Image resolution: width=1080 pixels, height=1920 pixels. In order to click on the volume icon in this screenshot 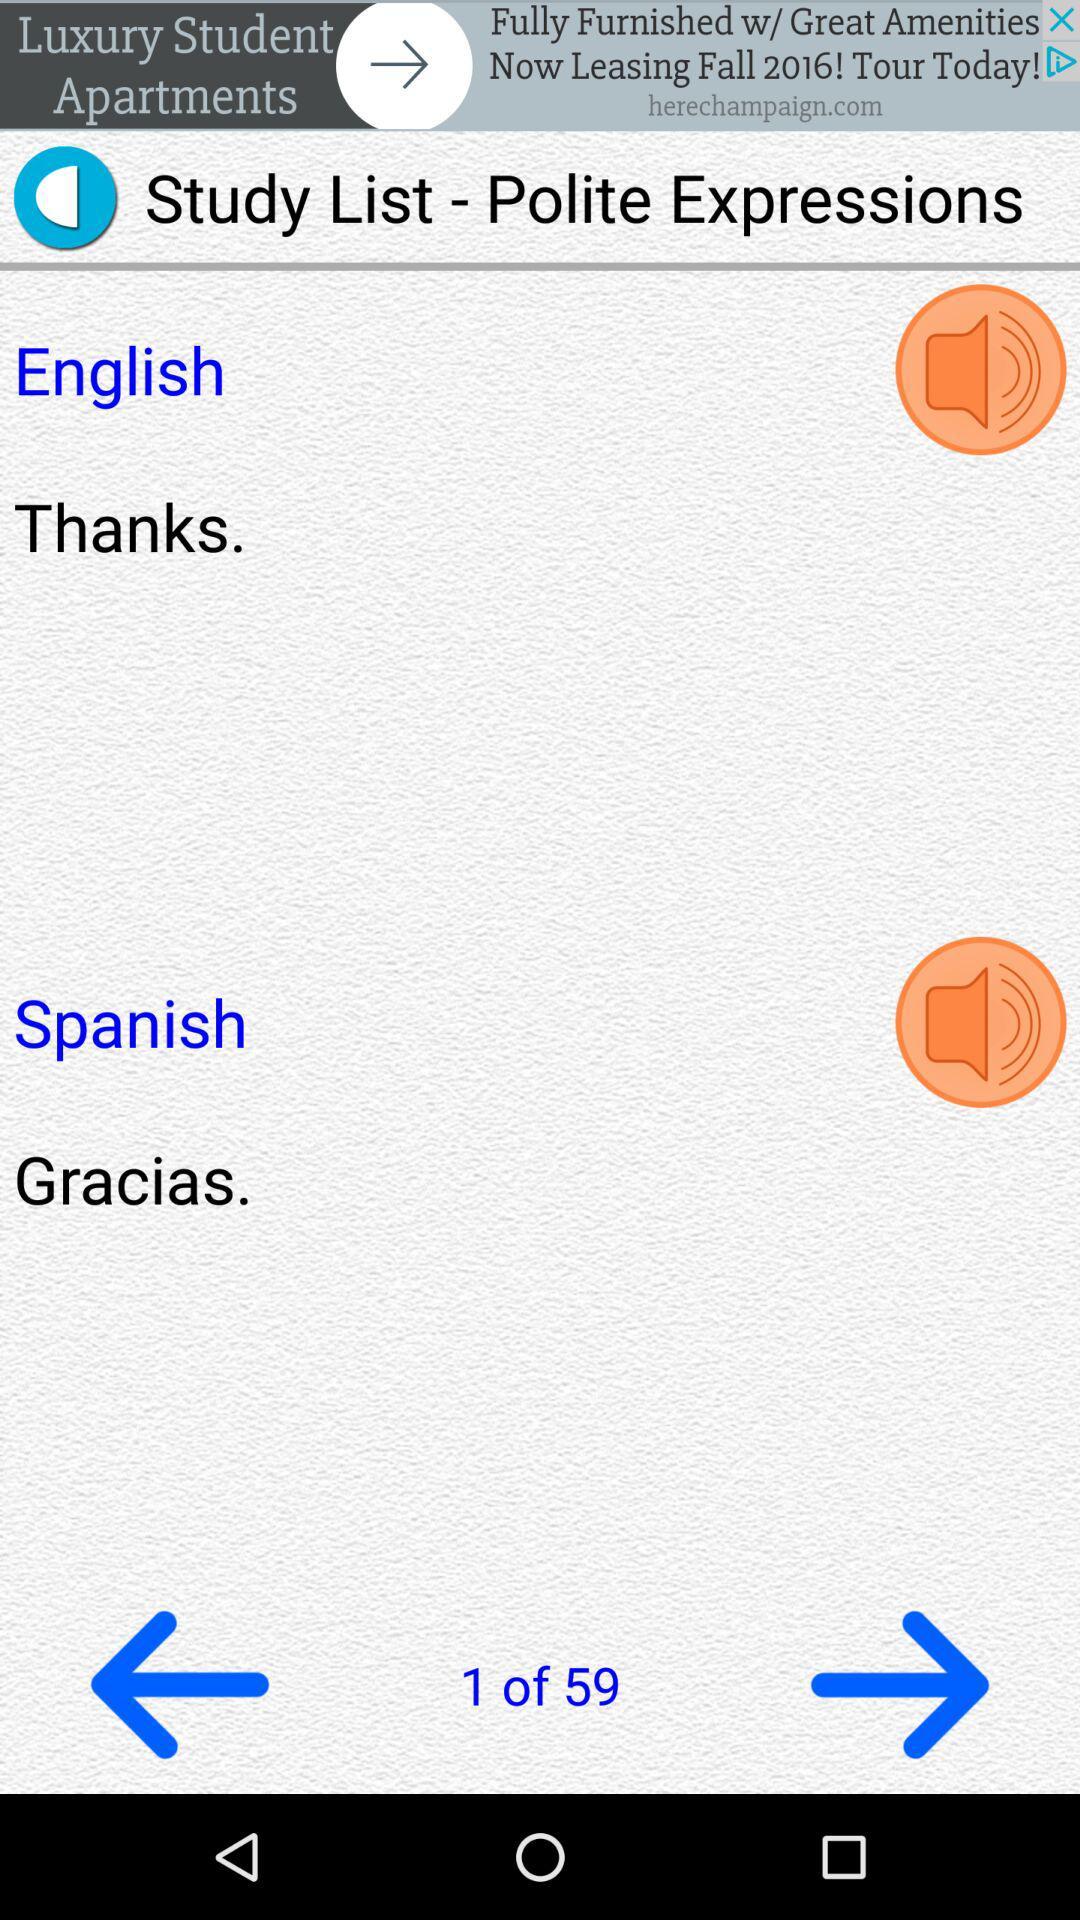, I will do `click(979, 395)`.